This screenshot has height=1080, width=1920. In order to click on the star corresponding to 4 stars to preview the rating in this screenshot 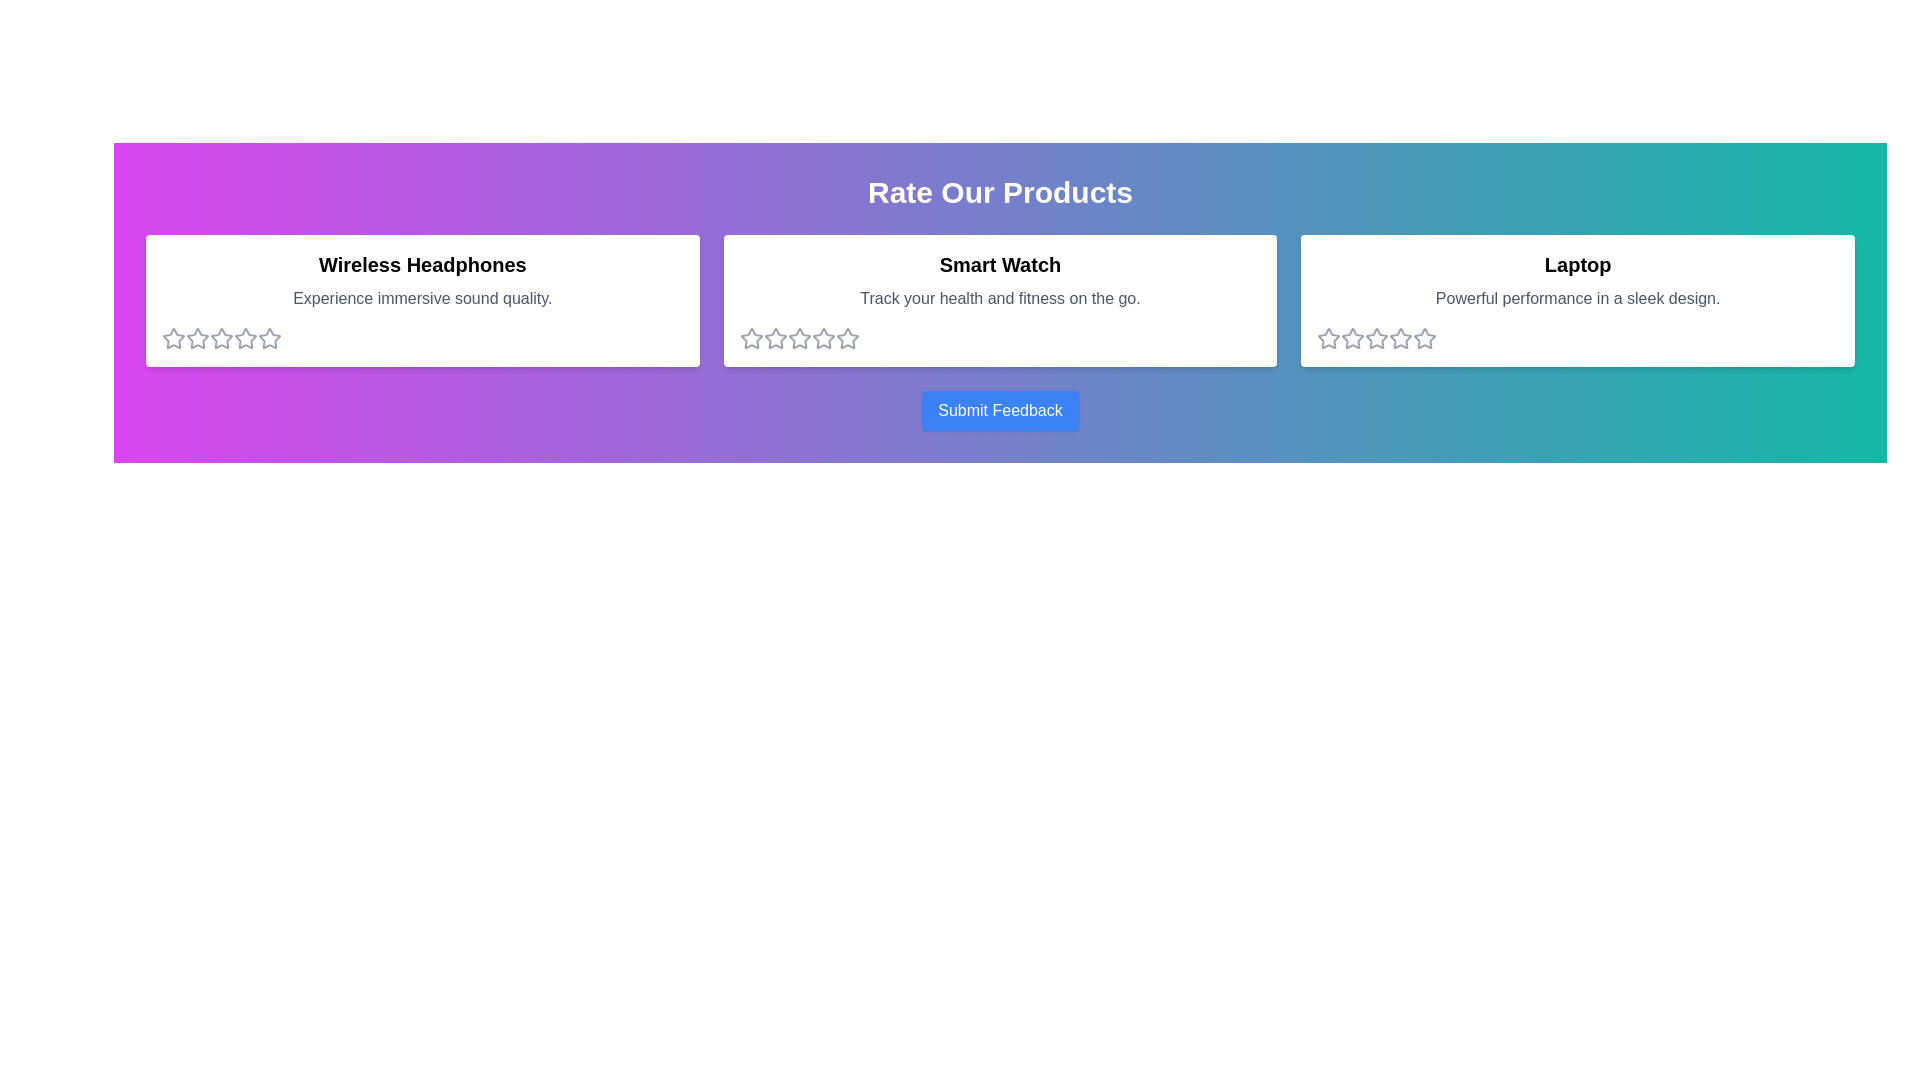, I will do `click(244, 338)`.